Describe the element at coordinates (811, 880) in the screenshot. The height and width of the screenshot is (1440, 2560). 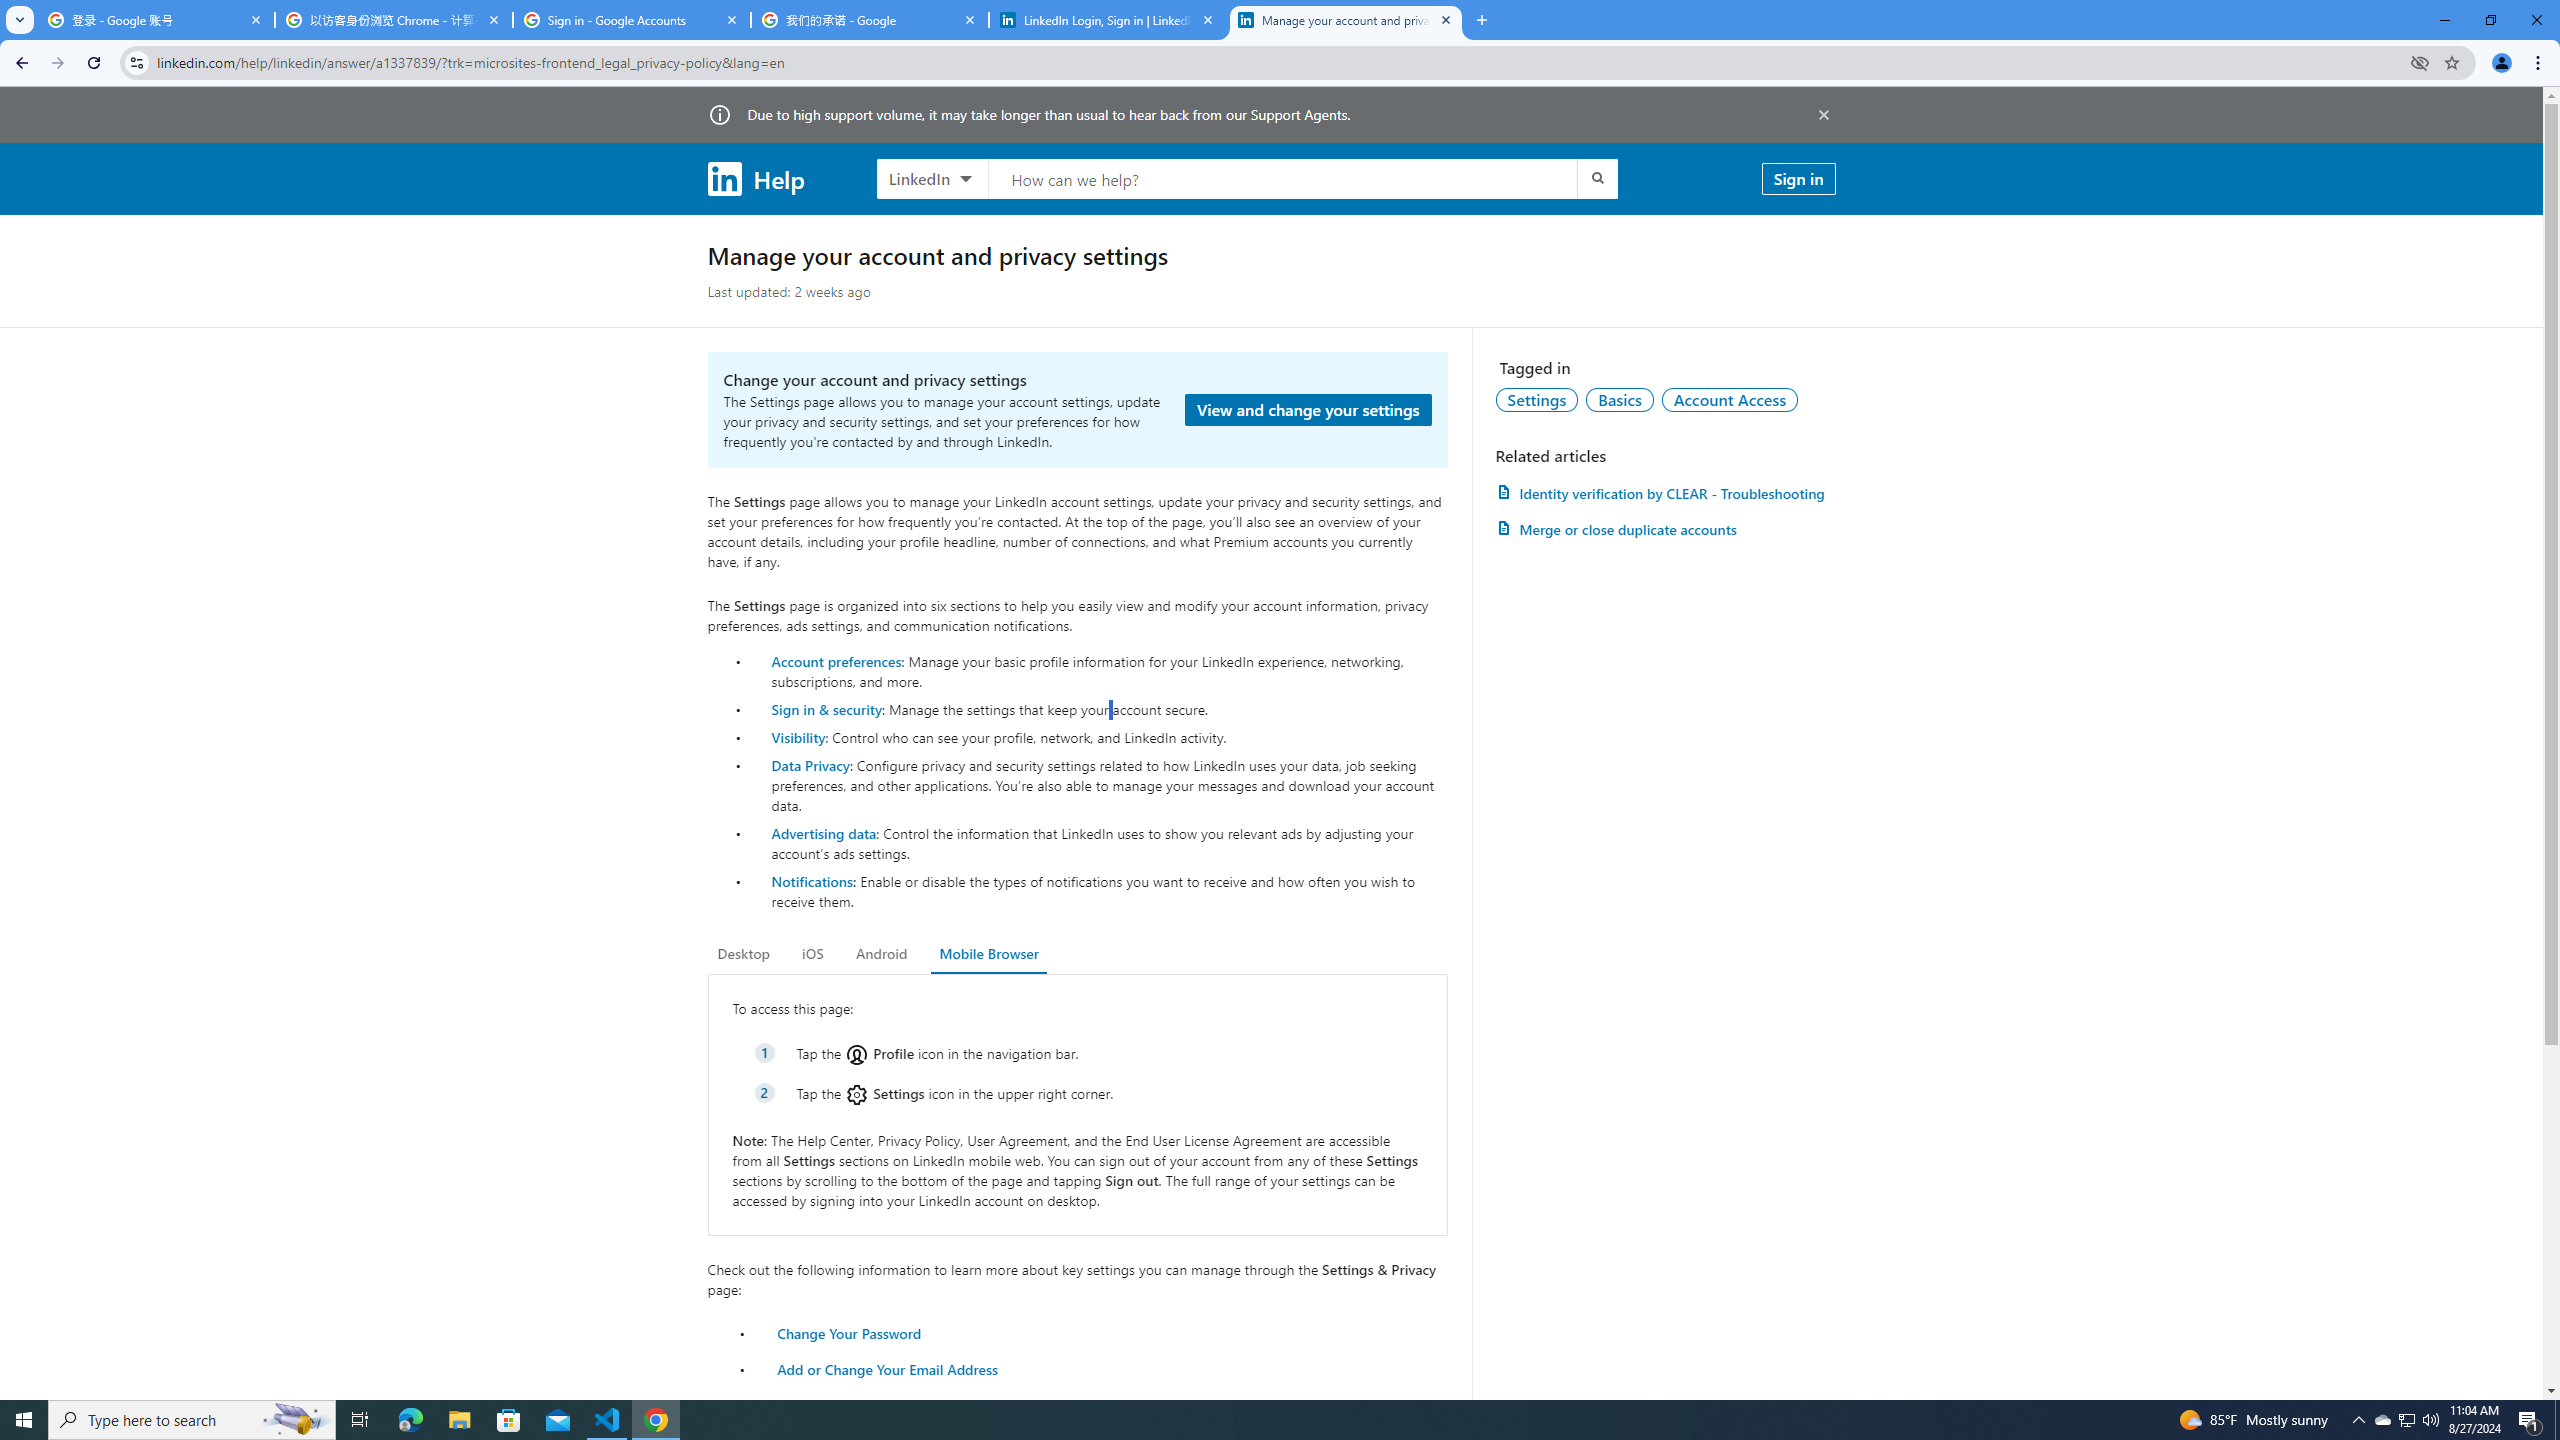
I see `'Notifications'` at that location.